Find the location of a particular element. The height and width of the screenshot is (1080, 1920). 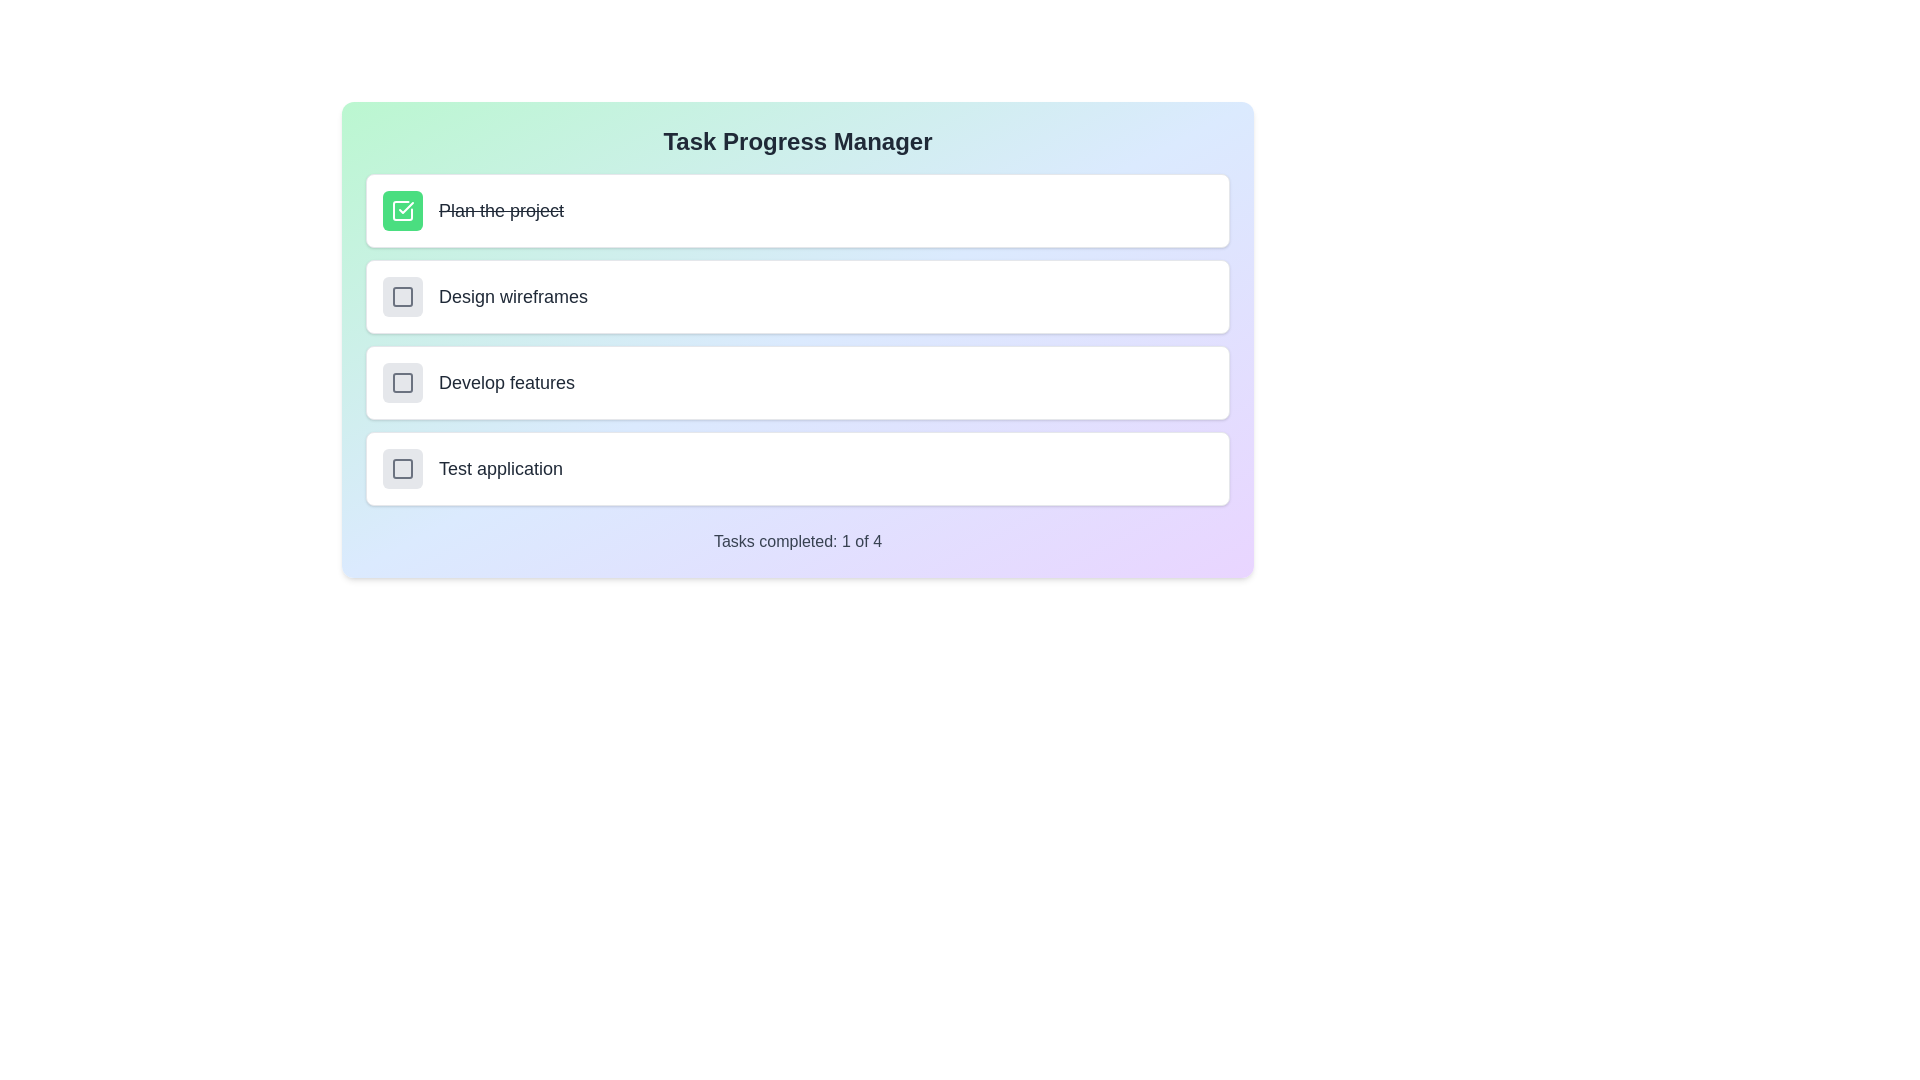

text of the completed task label located in the first row of the vertical task list, to the right of the green checkmark icon in the 'Task Progress Manager' interface is located at coordinates (501, 211).